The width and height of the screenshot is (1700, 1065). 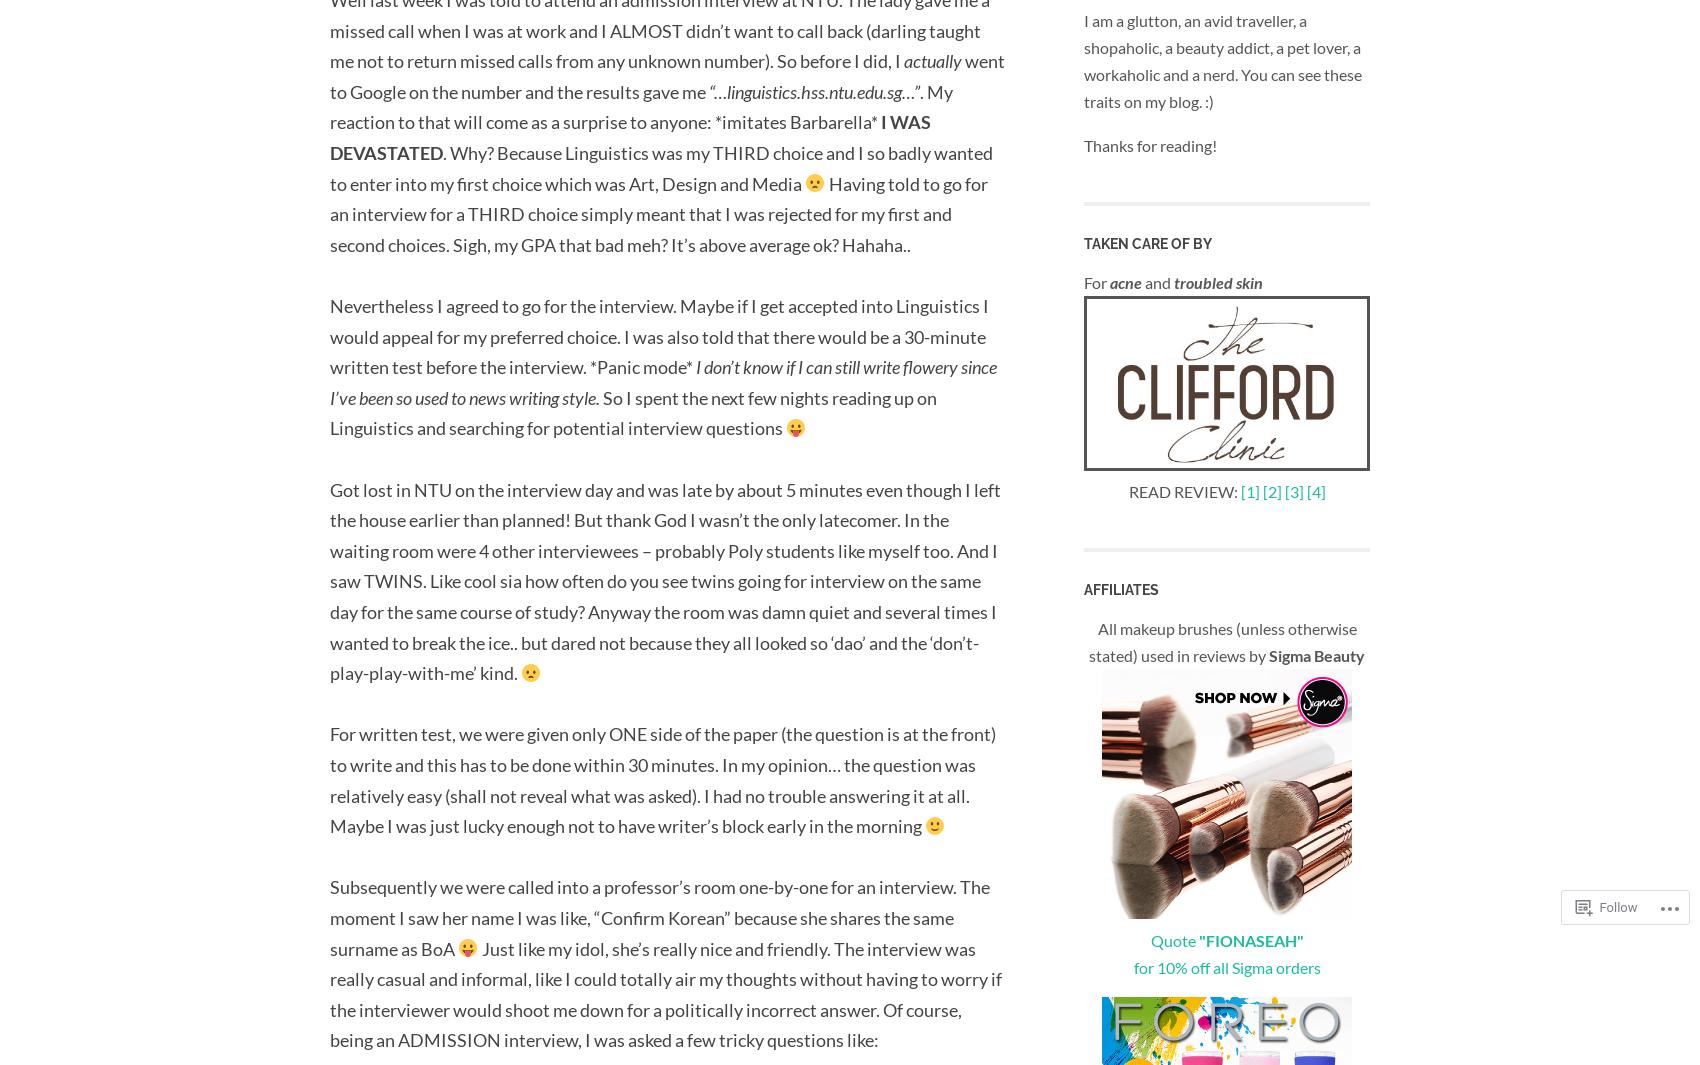 I want to click on 'troubled skin', so click(x=1217, y=280).